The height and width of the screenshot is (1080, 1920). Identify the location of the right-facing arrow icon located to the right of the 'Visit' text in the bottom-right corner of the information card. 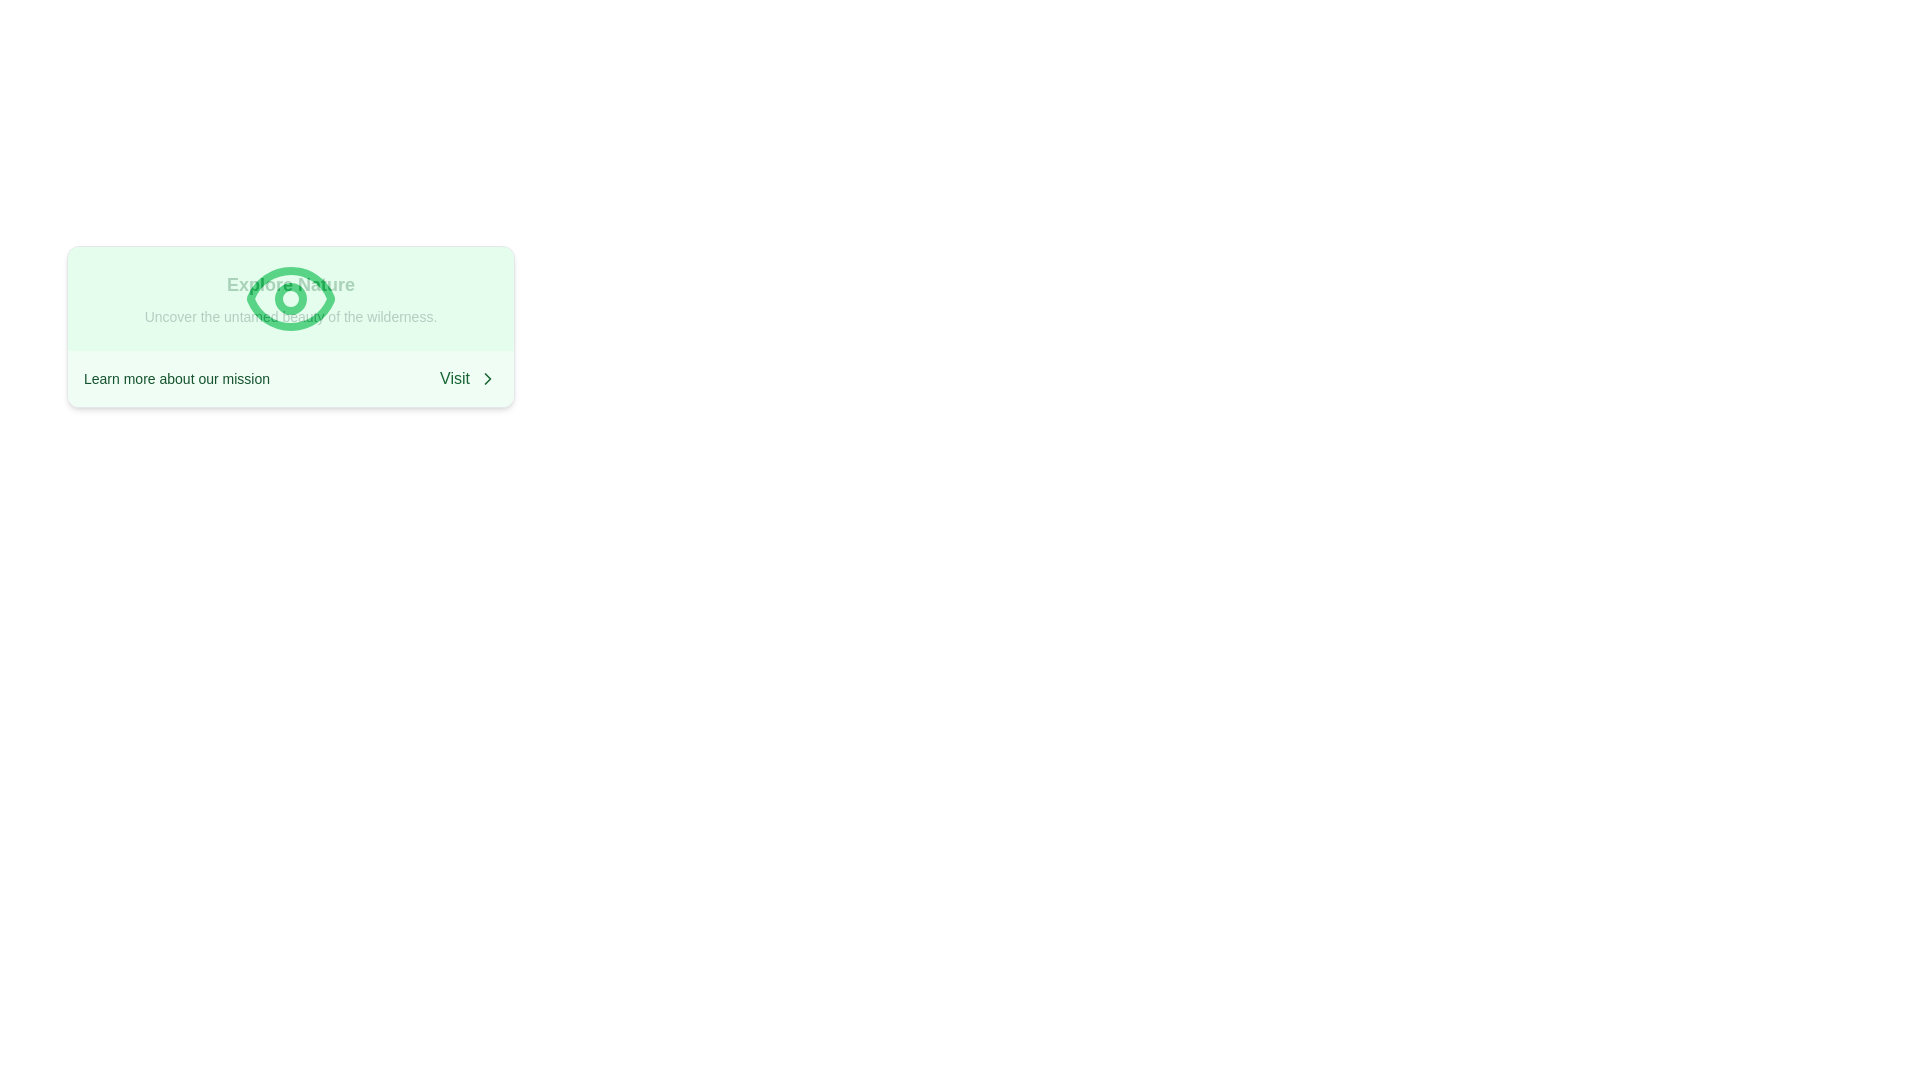
(488, 378).